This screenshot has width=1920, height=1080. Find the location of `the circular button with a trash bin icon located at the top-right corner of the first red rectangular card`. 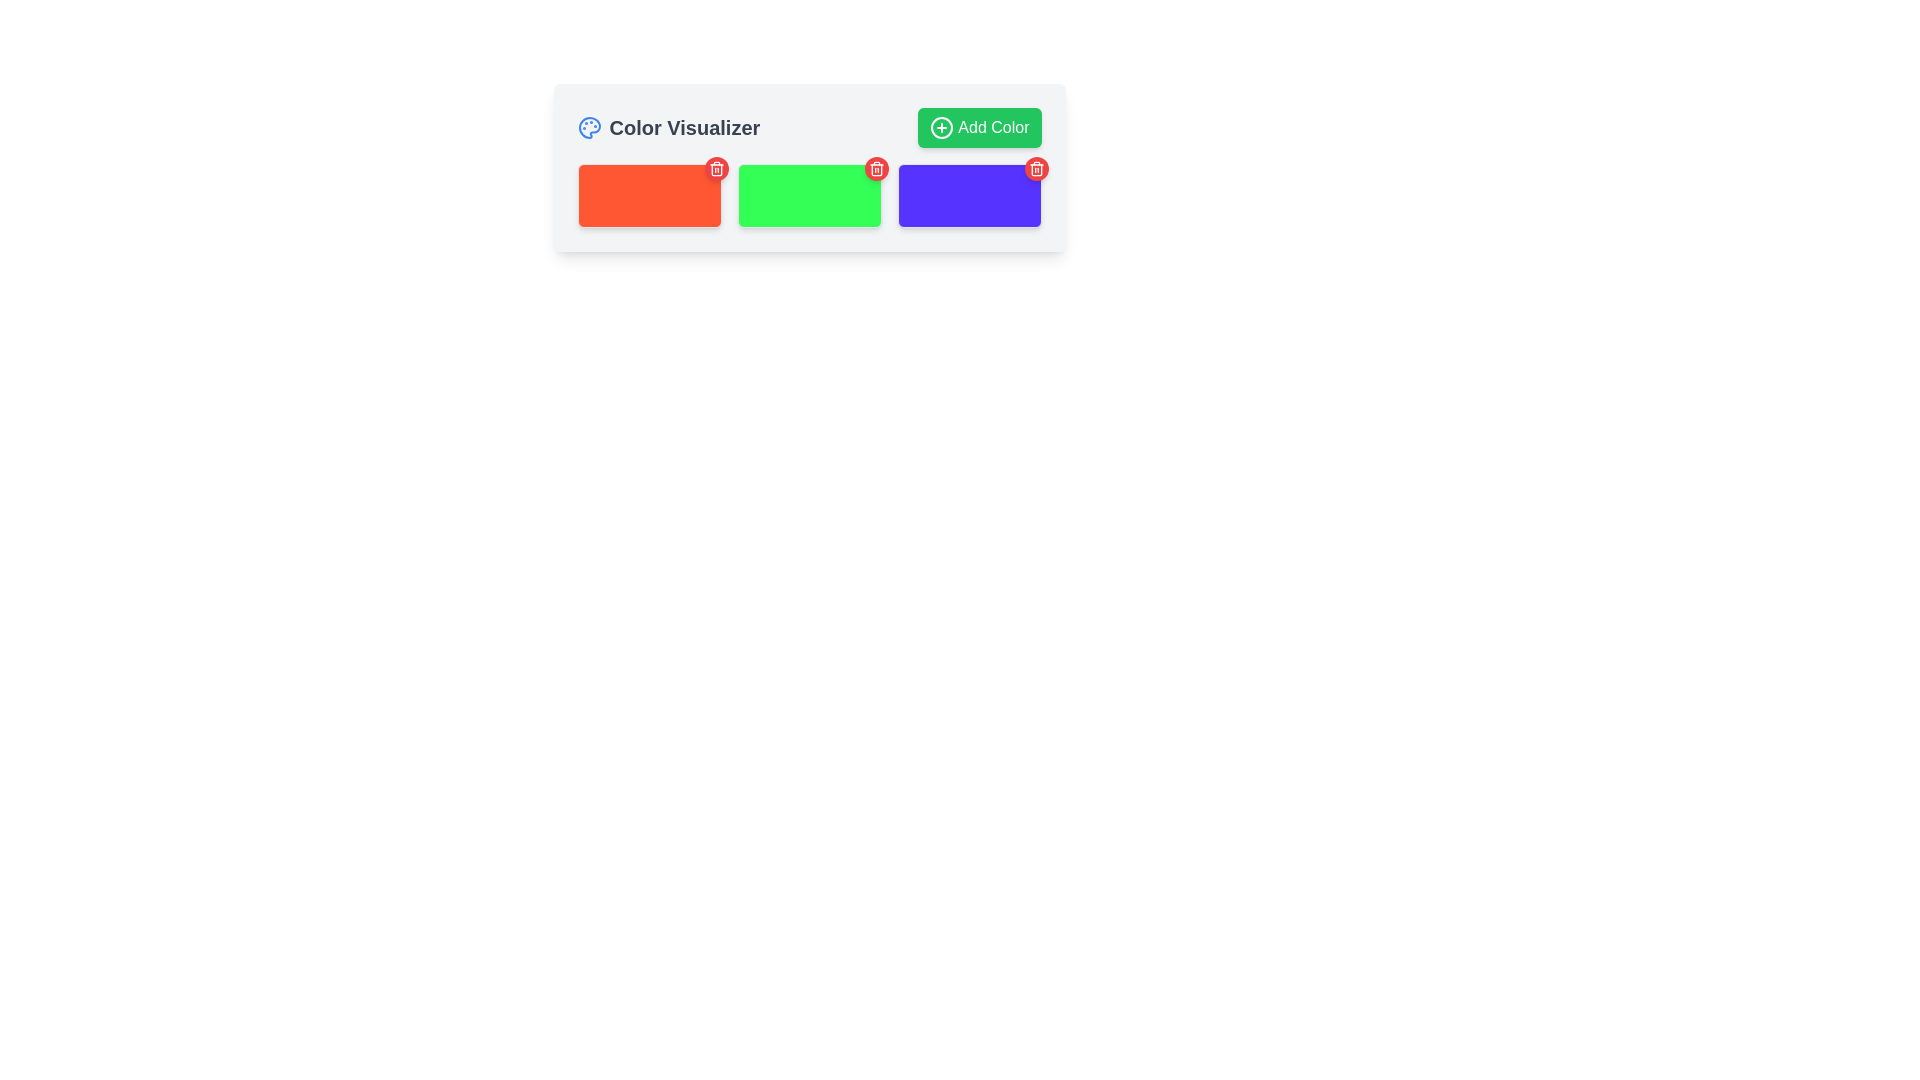

the circular button with a trash bin icon located at the top-right corner of the first red rectangular card is located at coordinates (716, 168).